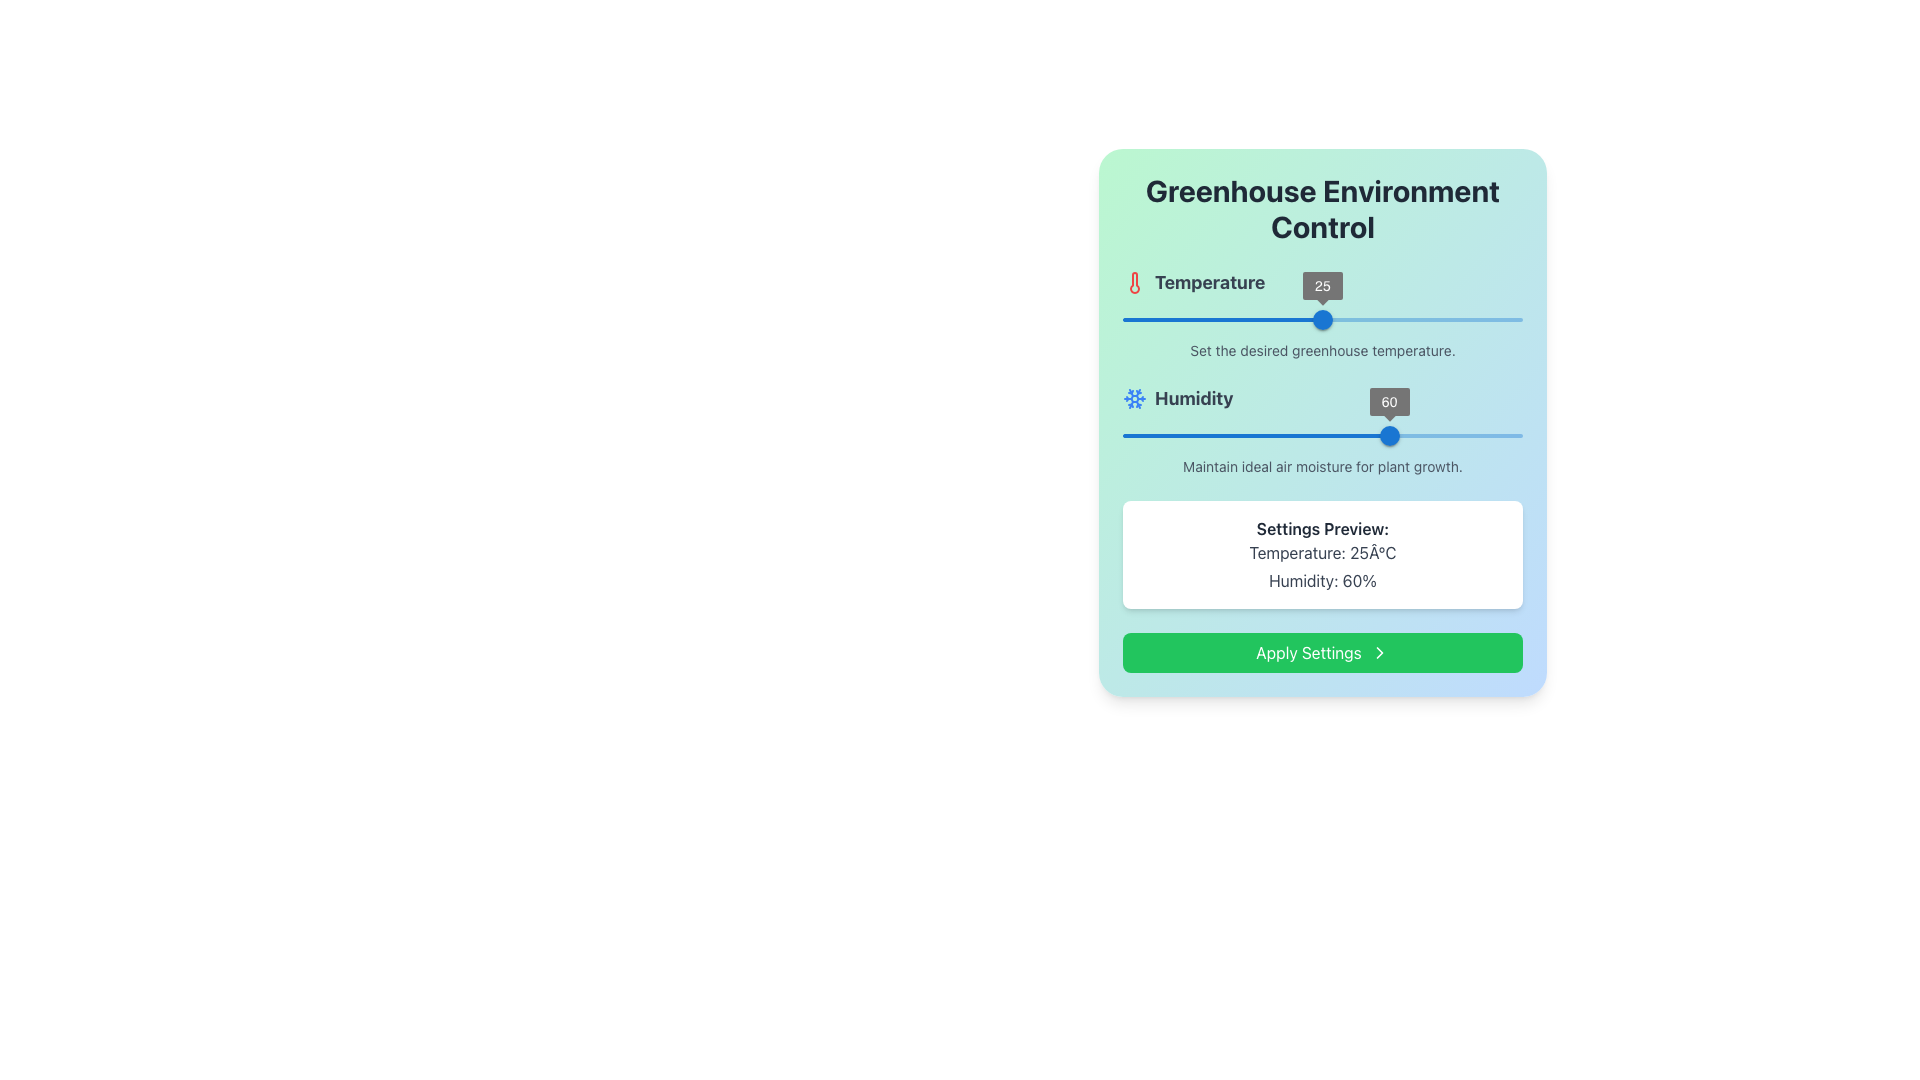 This screenshot has width=1920, height=1080. I want to click on displayed value of the circular label showing '60' above the humidity slider in the second row of the Greenhouse Environment Control panel, so click(1388, 401).